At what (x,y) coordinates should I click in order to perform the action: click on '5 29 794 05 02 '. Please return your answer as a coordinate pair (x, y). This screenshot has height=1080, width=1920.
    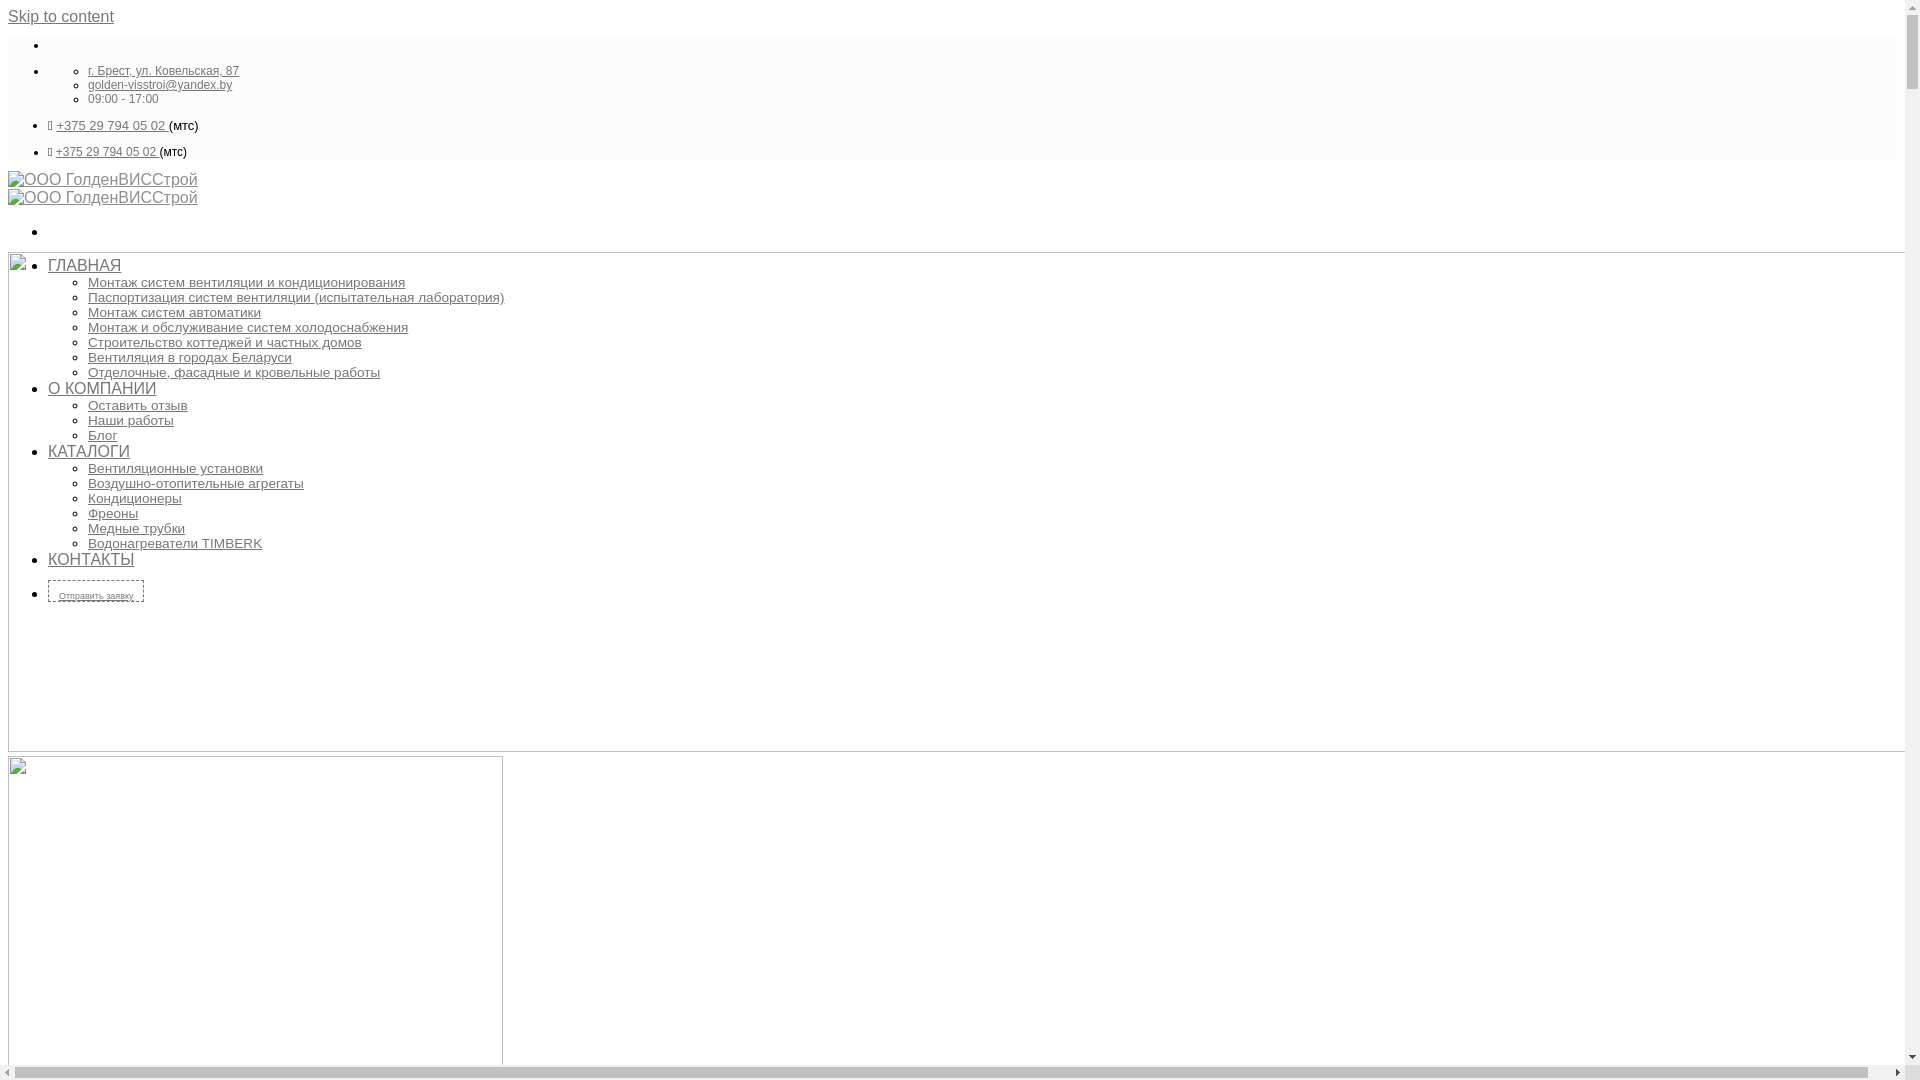
    Looking at the image, I should click on (122, 125).